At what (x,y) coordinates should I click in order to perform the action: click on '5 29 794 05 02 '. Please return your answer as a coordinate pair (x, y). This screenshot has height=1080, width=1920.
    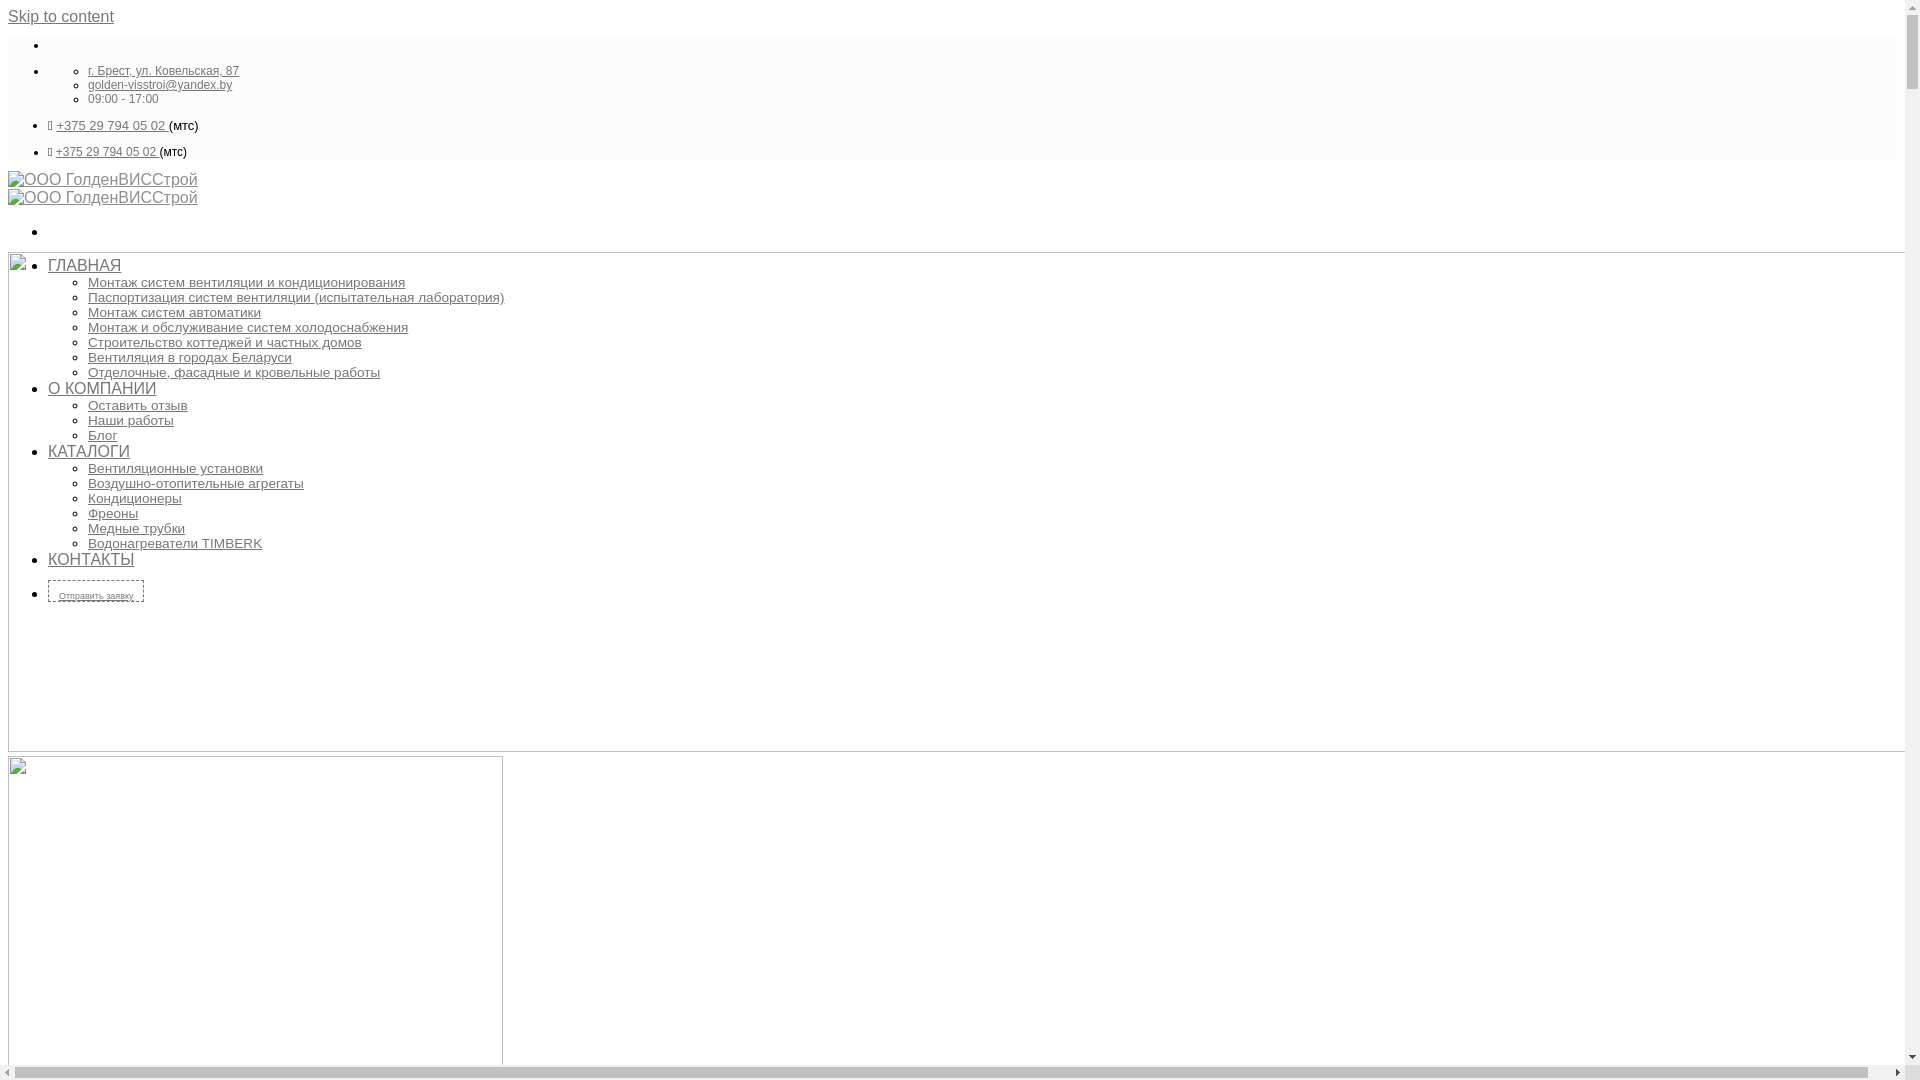
    Looking at the image, I should click on (122, 125).